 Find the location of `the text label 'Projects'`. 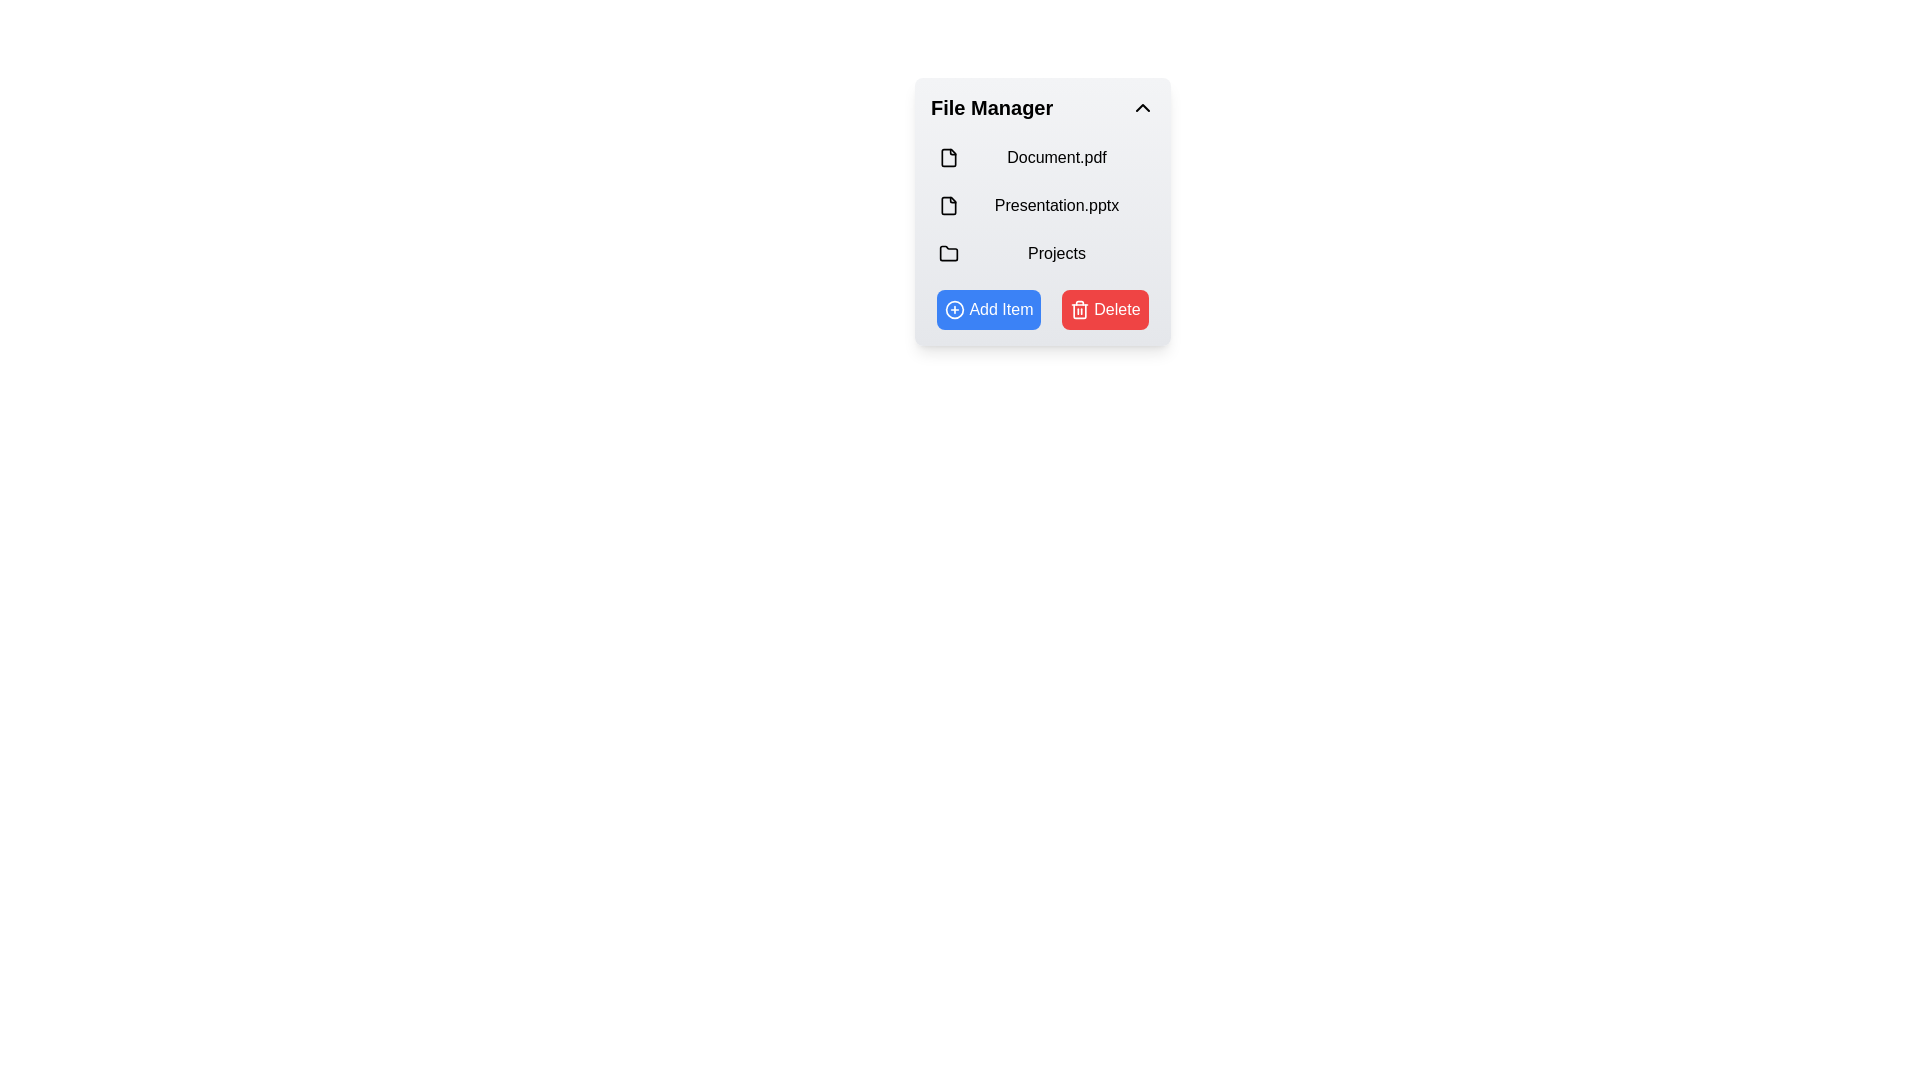

the text label 'Projects' is located at coordinates (1055, 253).